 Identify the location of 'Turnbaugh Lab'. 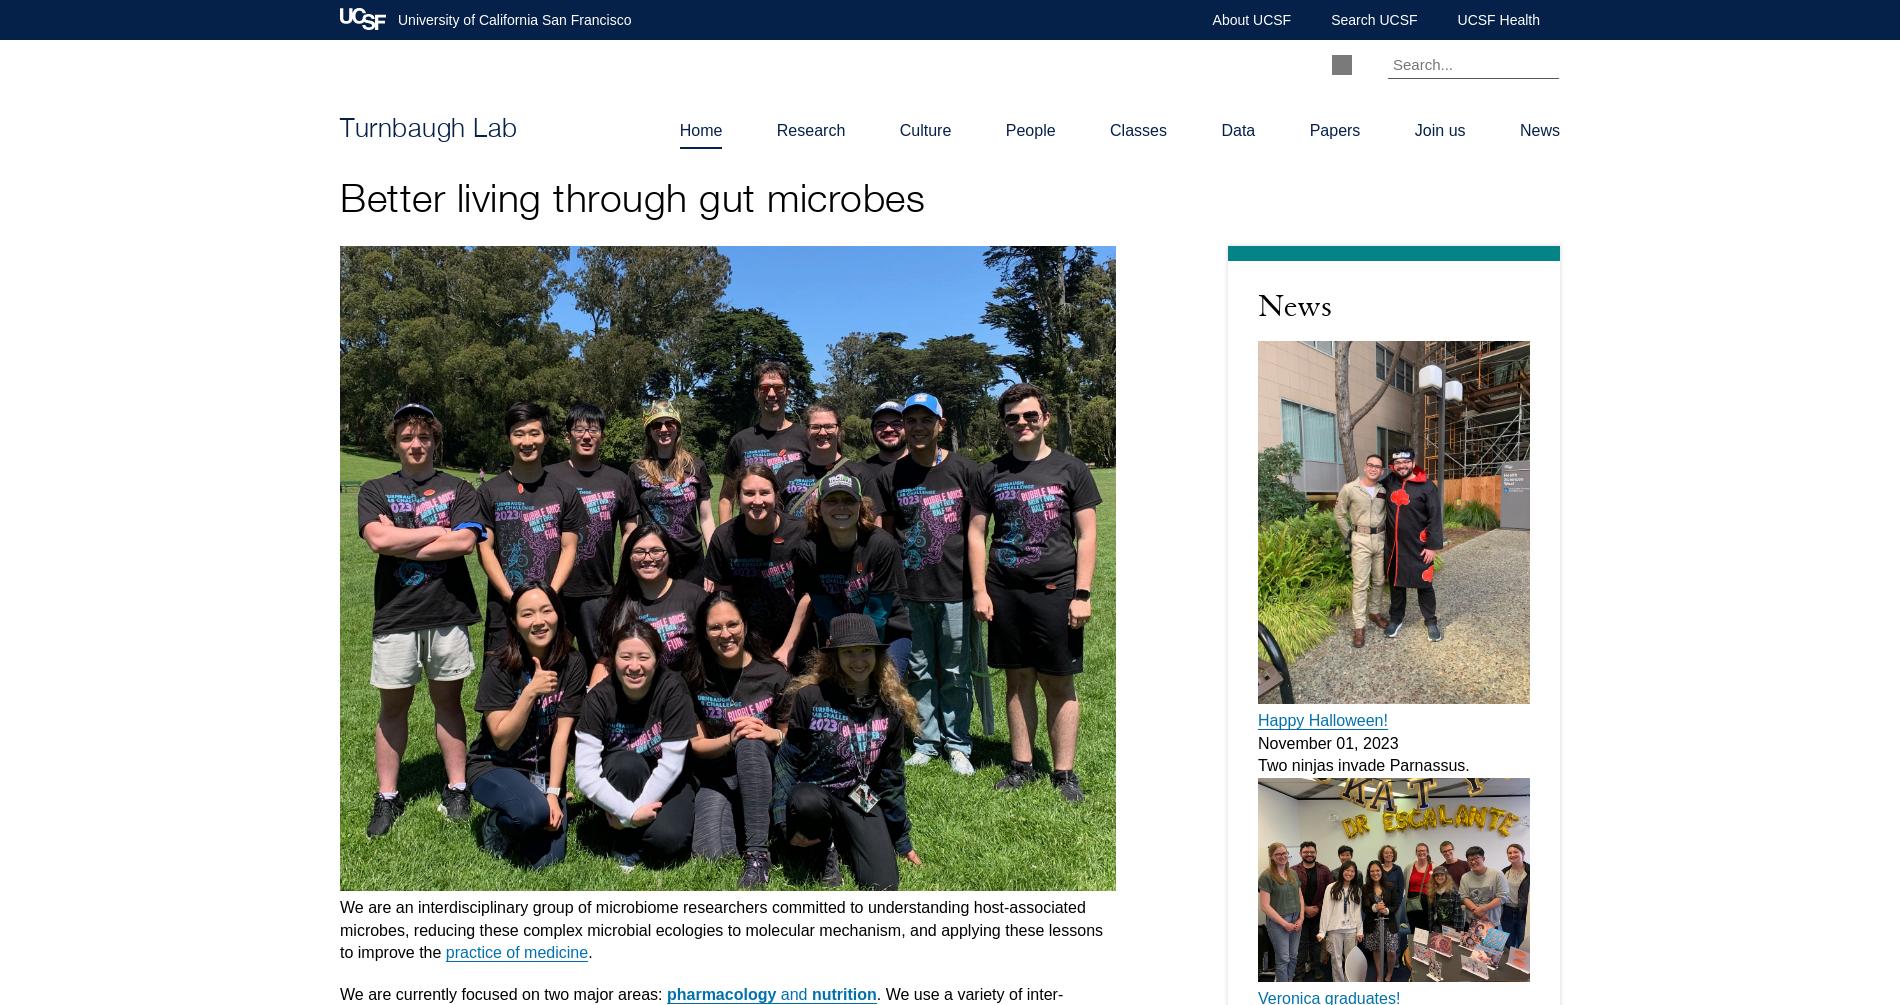
(427, 130).